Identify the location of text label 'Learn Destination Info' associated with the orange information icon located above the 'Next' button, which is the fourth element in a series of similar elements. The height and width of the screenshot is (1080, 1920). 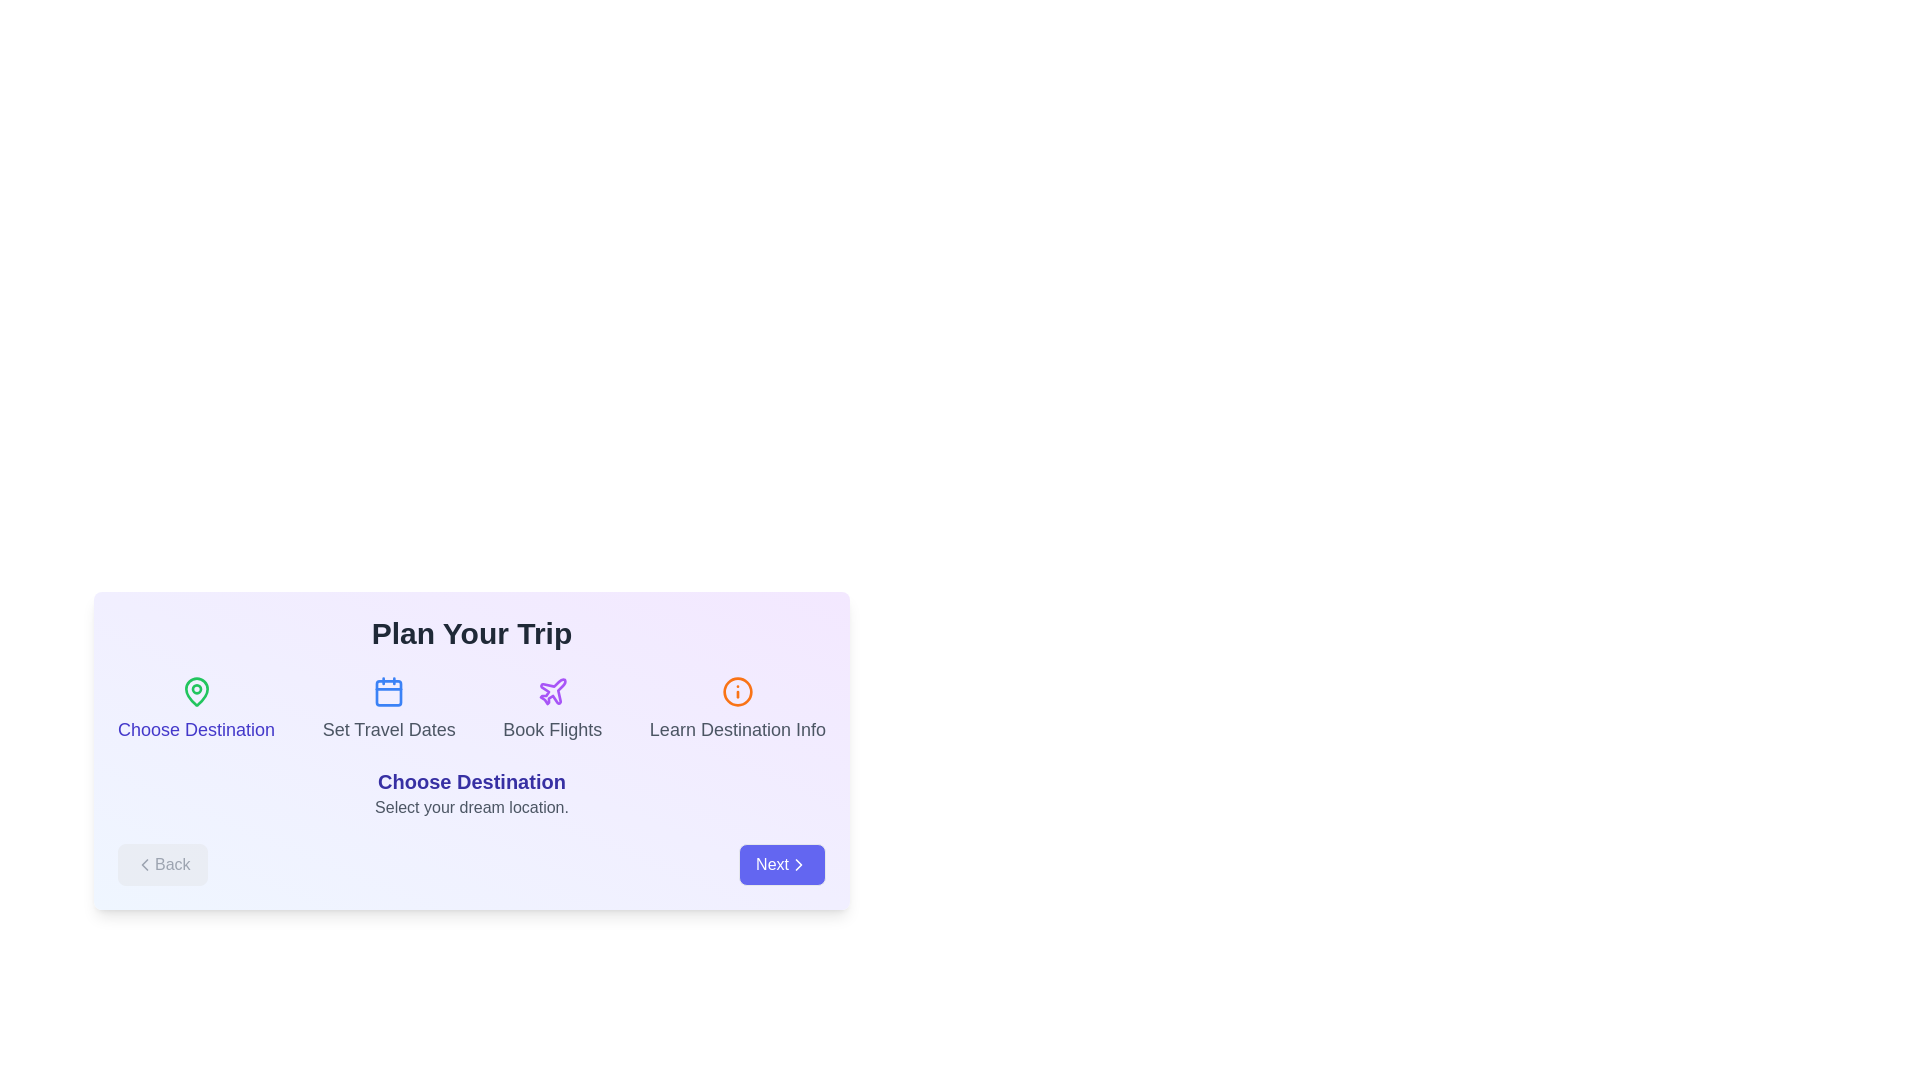
(736, 708).